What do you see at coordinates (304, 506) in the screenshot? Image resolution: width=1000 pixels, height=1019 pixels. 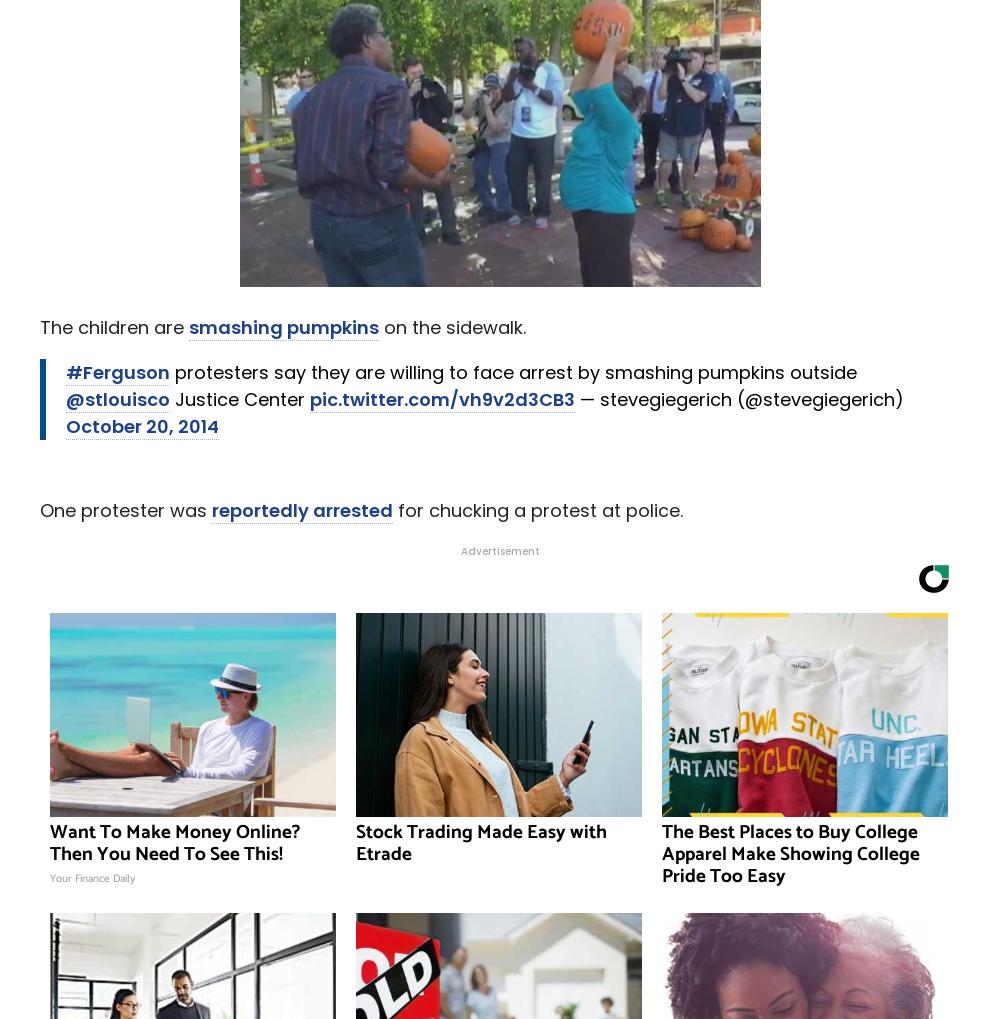 I see `'How Sugar May Be Linked to Autoimmune Diseases'` at bounding box center [304, 506].